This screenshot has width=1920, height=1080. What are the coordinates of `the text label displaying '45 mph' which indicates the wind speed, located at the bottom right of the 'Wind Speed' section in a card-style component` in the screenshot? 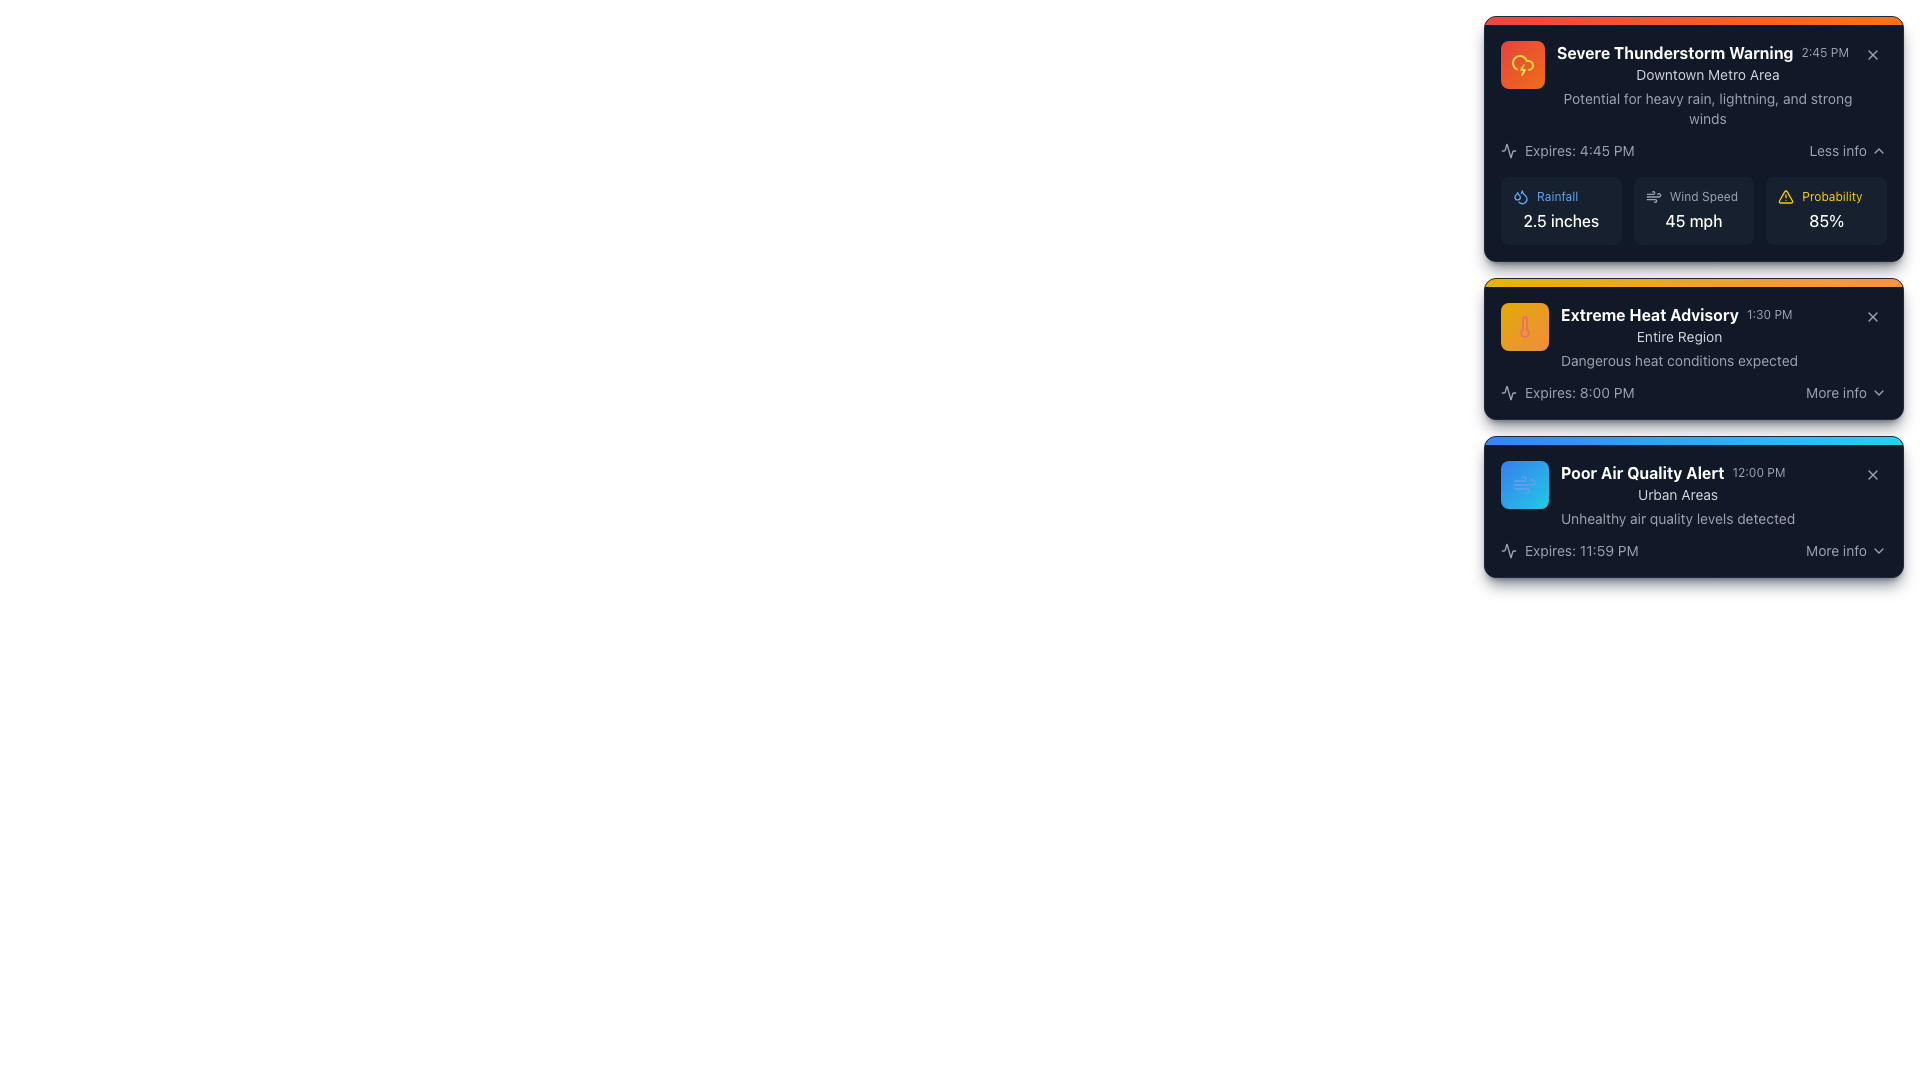 It's located at (1693, 220).